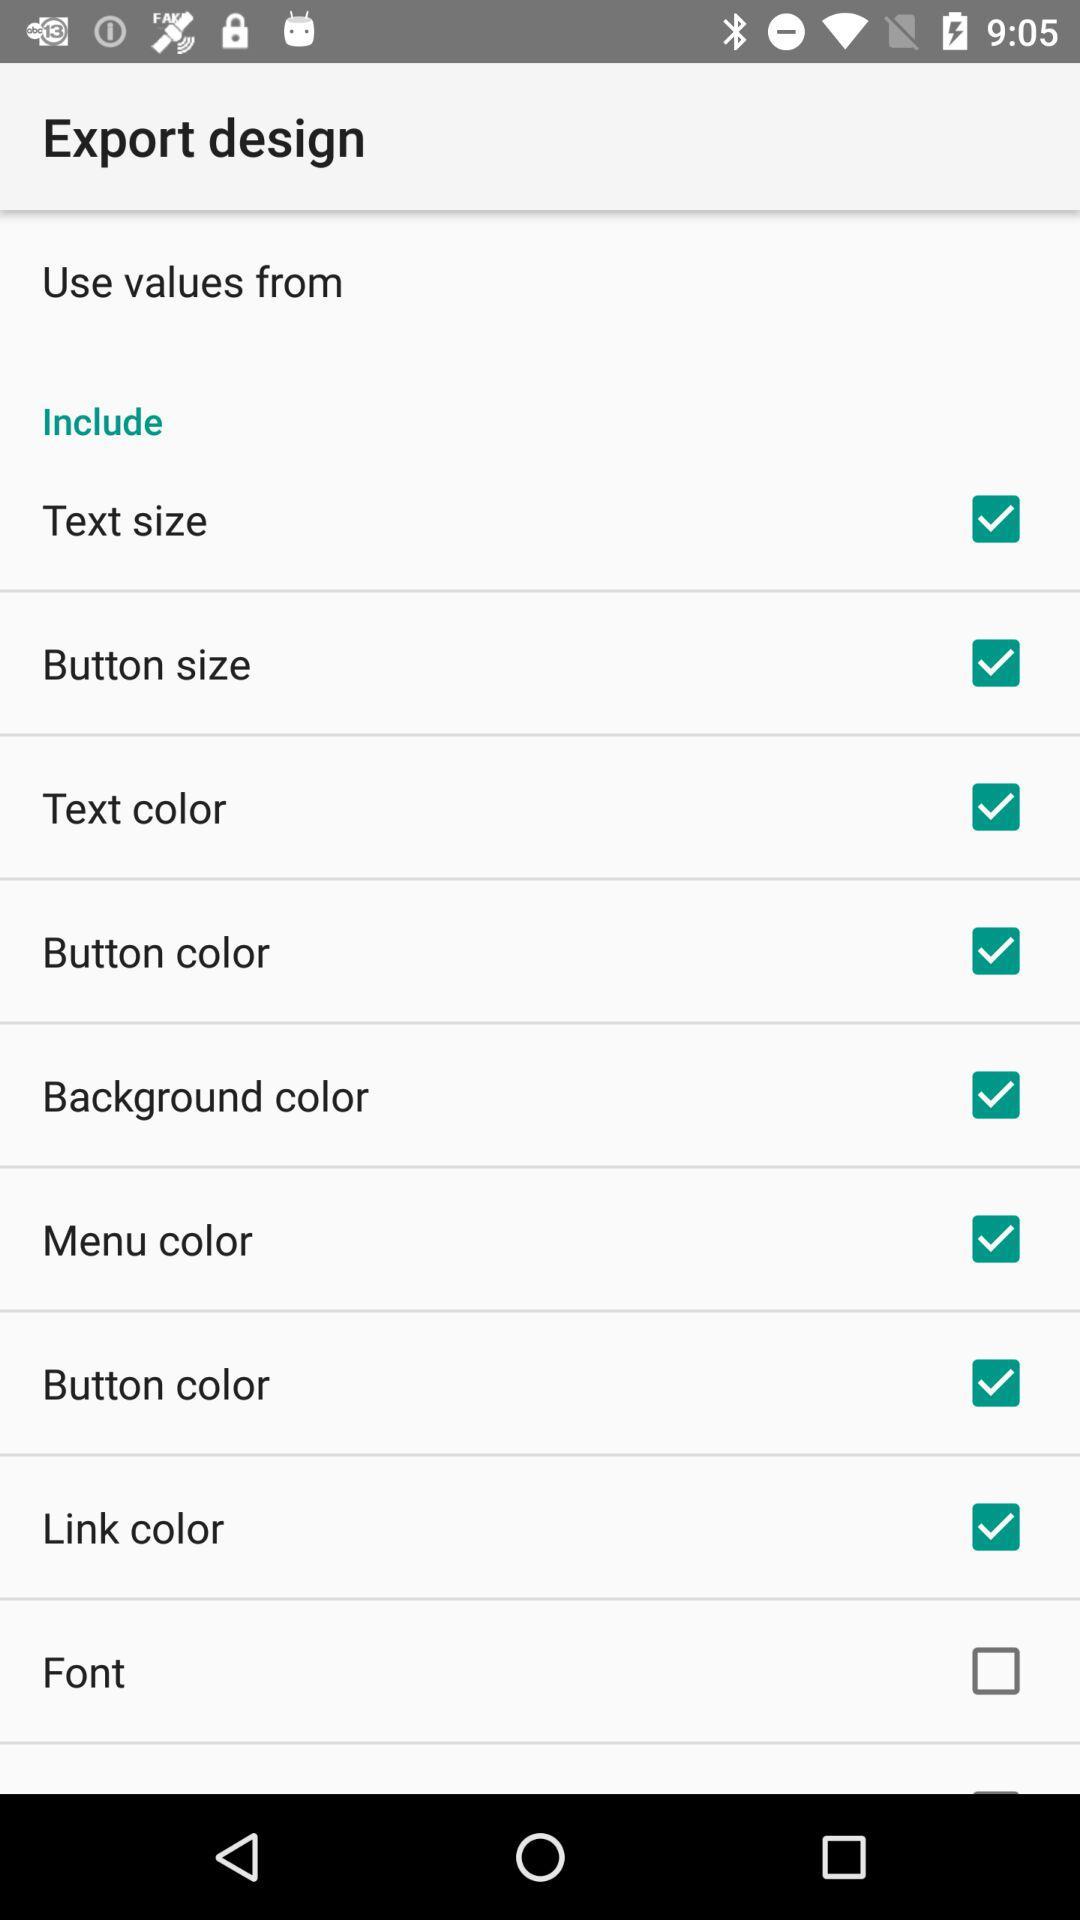 The height and width of the screenshot is (1920, 1080). I want to click on the icon below export design, so click(192, 279).